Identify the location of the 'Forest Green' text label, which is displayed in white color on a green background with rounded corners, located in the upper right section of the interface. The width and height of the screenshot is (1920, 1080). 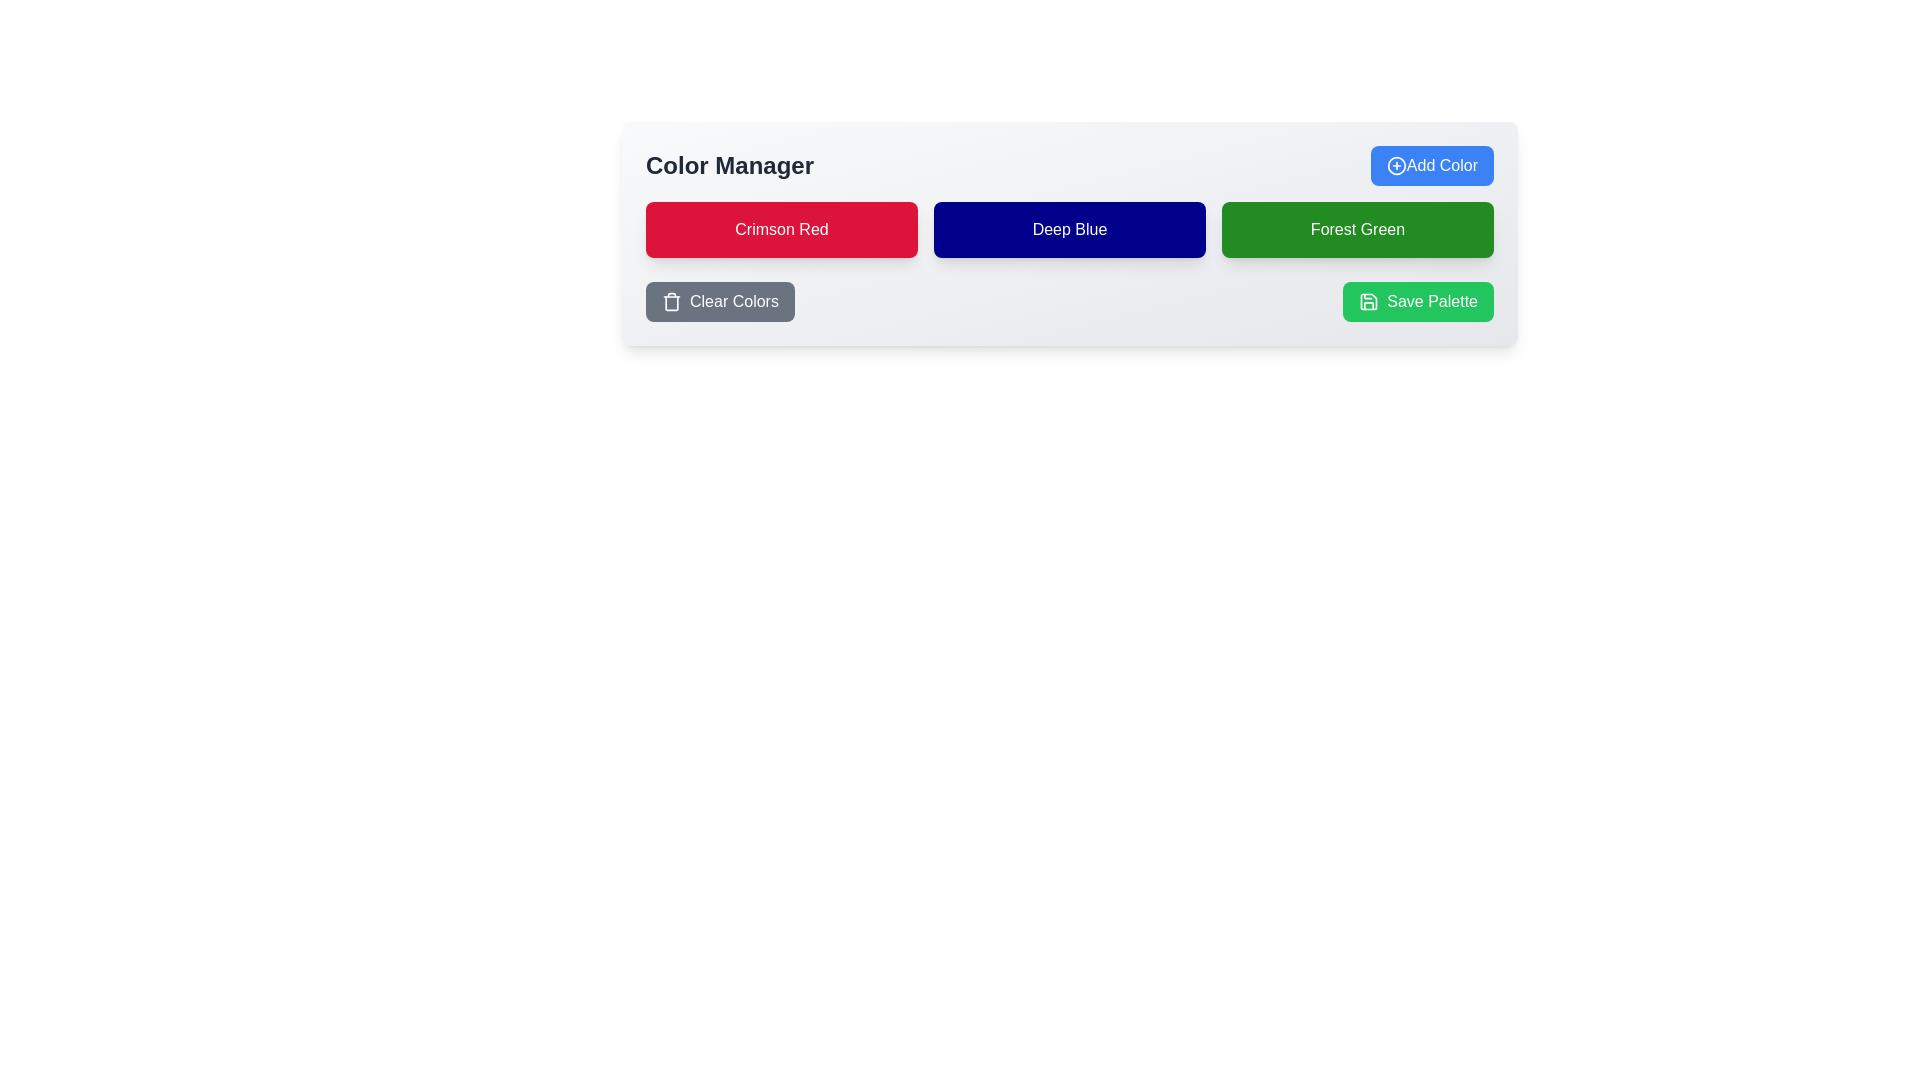
(1358, 229).